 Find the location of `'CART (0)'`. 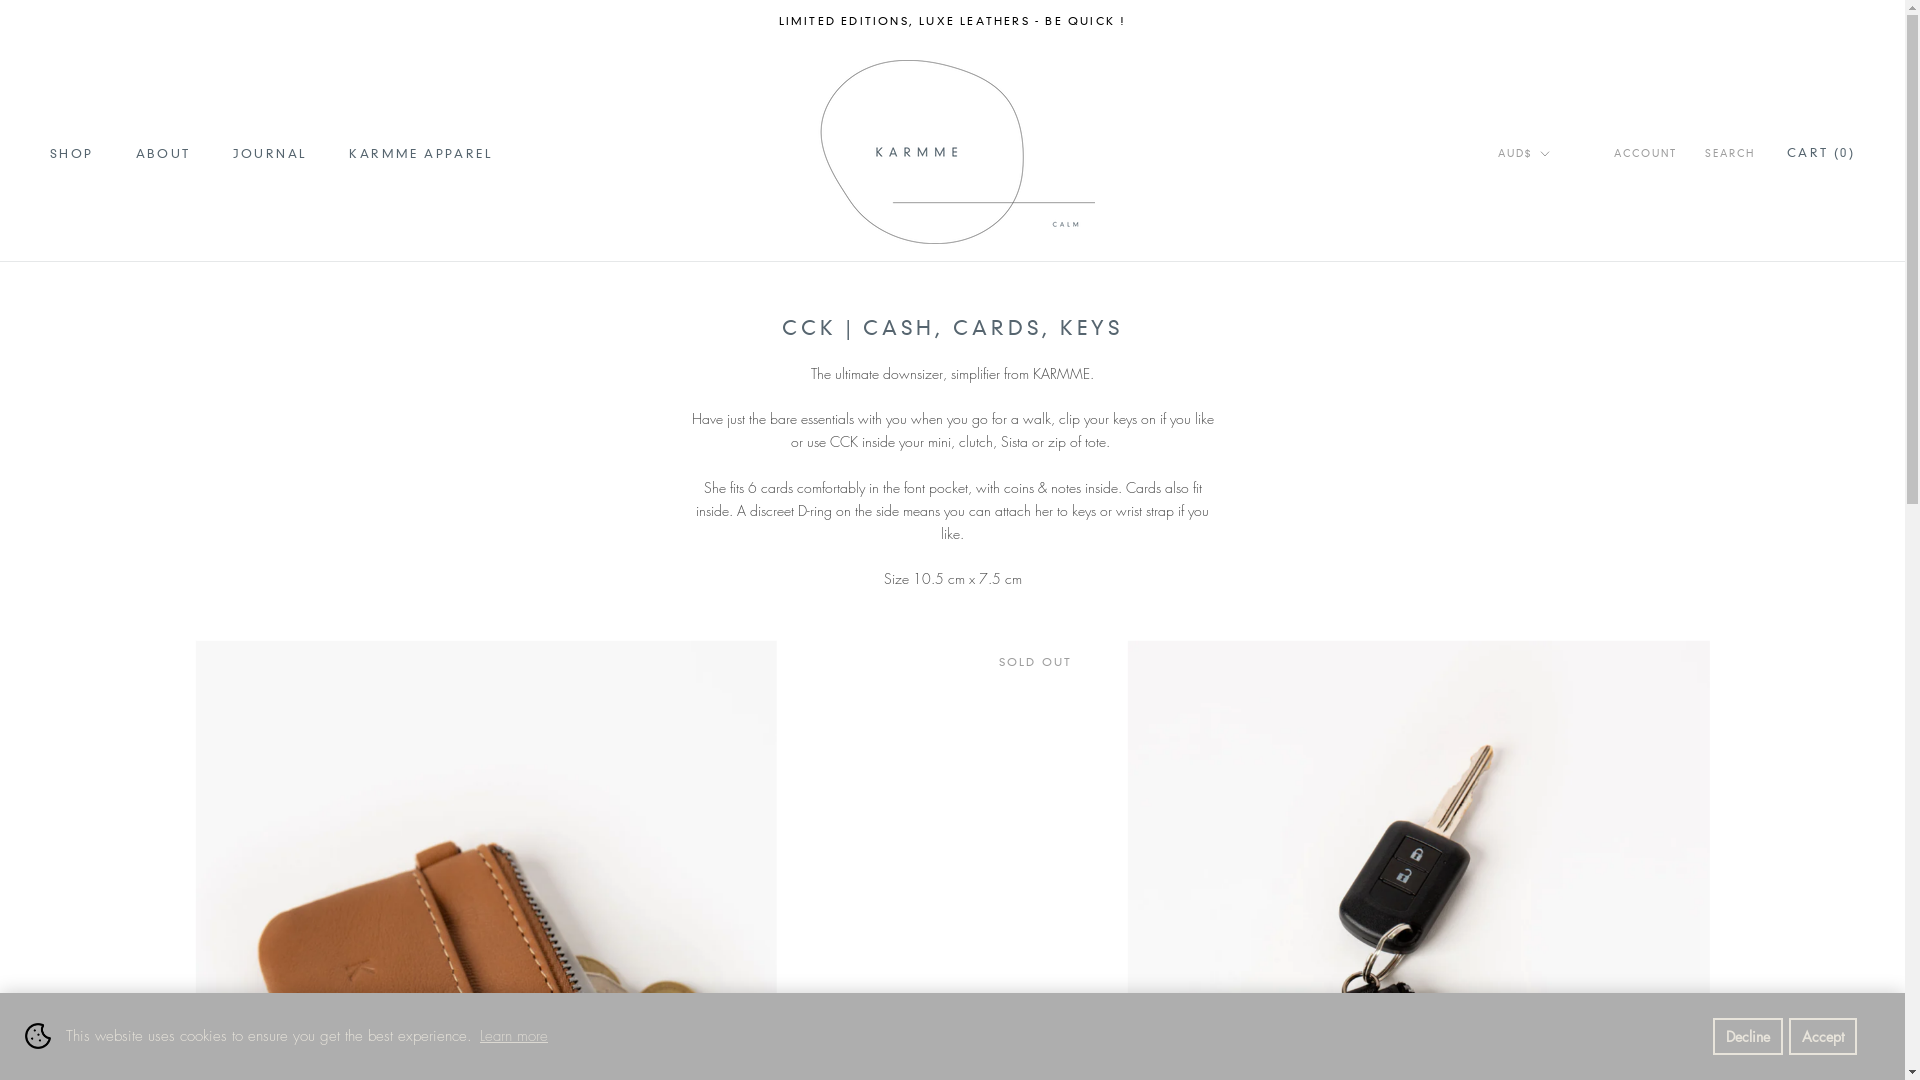

'CART (0)' is located at coordinates (1820, 151).